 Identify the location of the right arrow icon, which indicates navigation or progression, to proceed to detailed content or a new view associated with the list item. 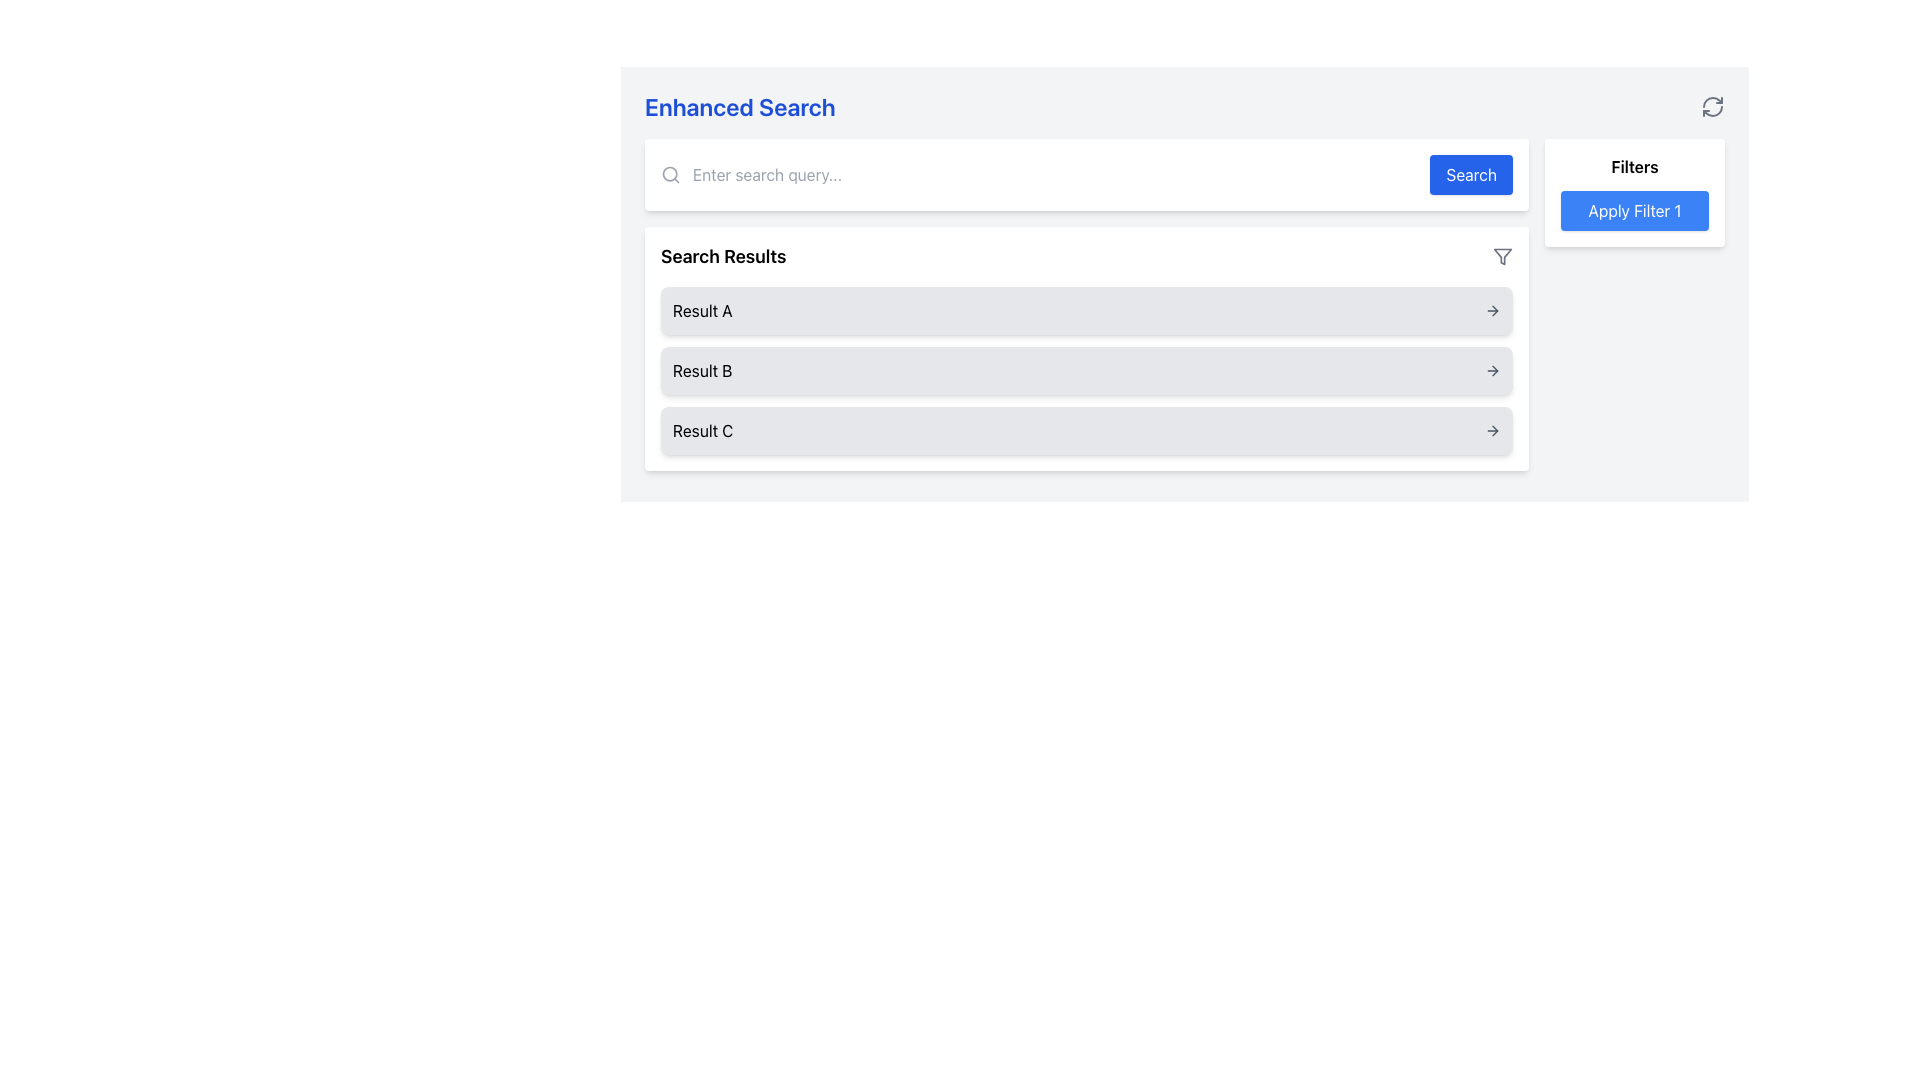
(1494, 370).